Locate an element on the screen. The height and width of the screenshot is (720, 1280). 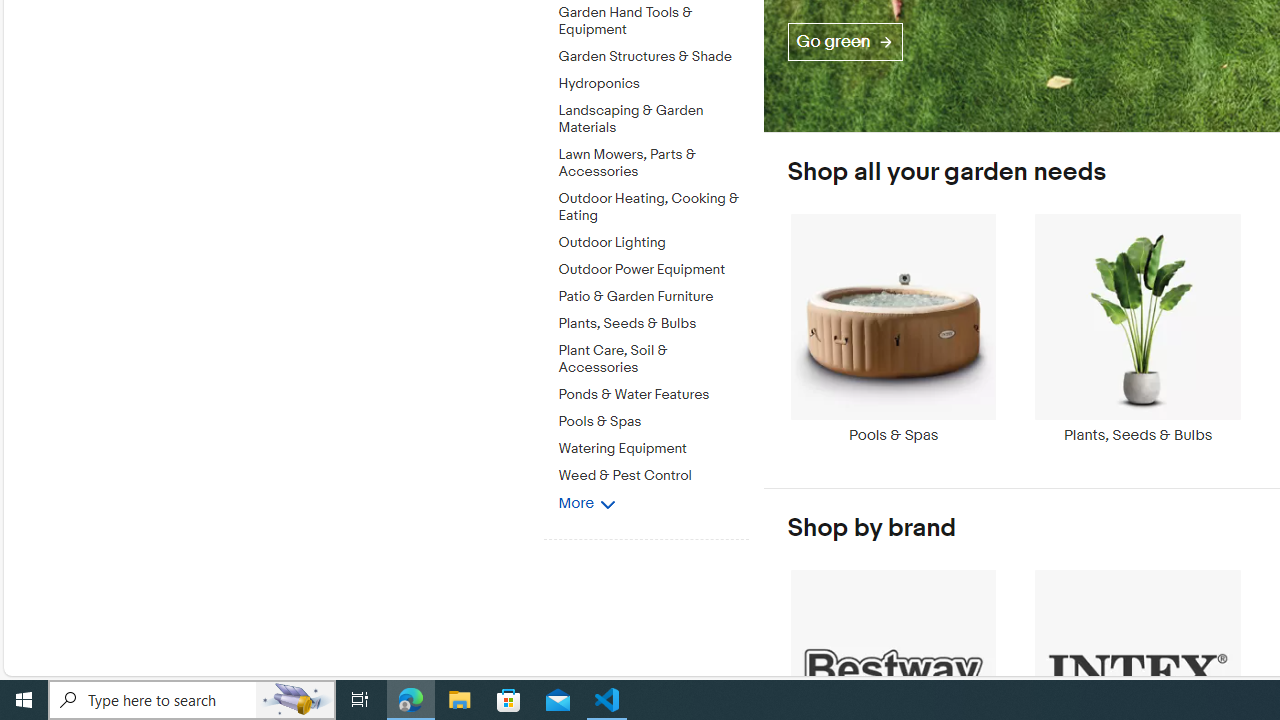
'Outdoor Heating, Cooking & Eating' is located at coordinates (653, 204).